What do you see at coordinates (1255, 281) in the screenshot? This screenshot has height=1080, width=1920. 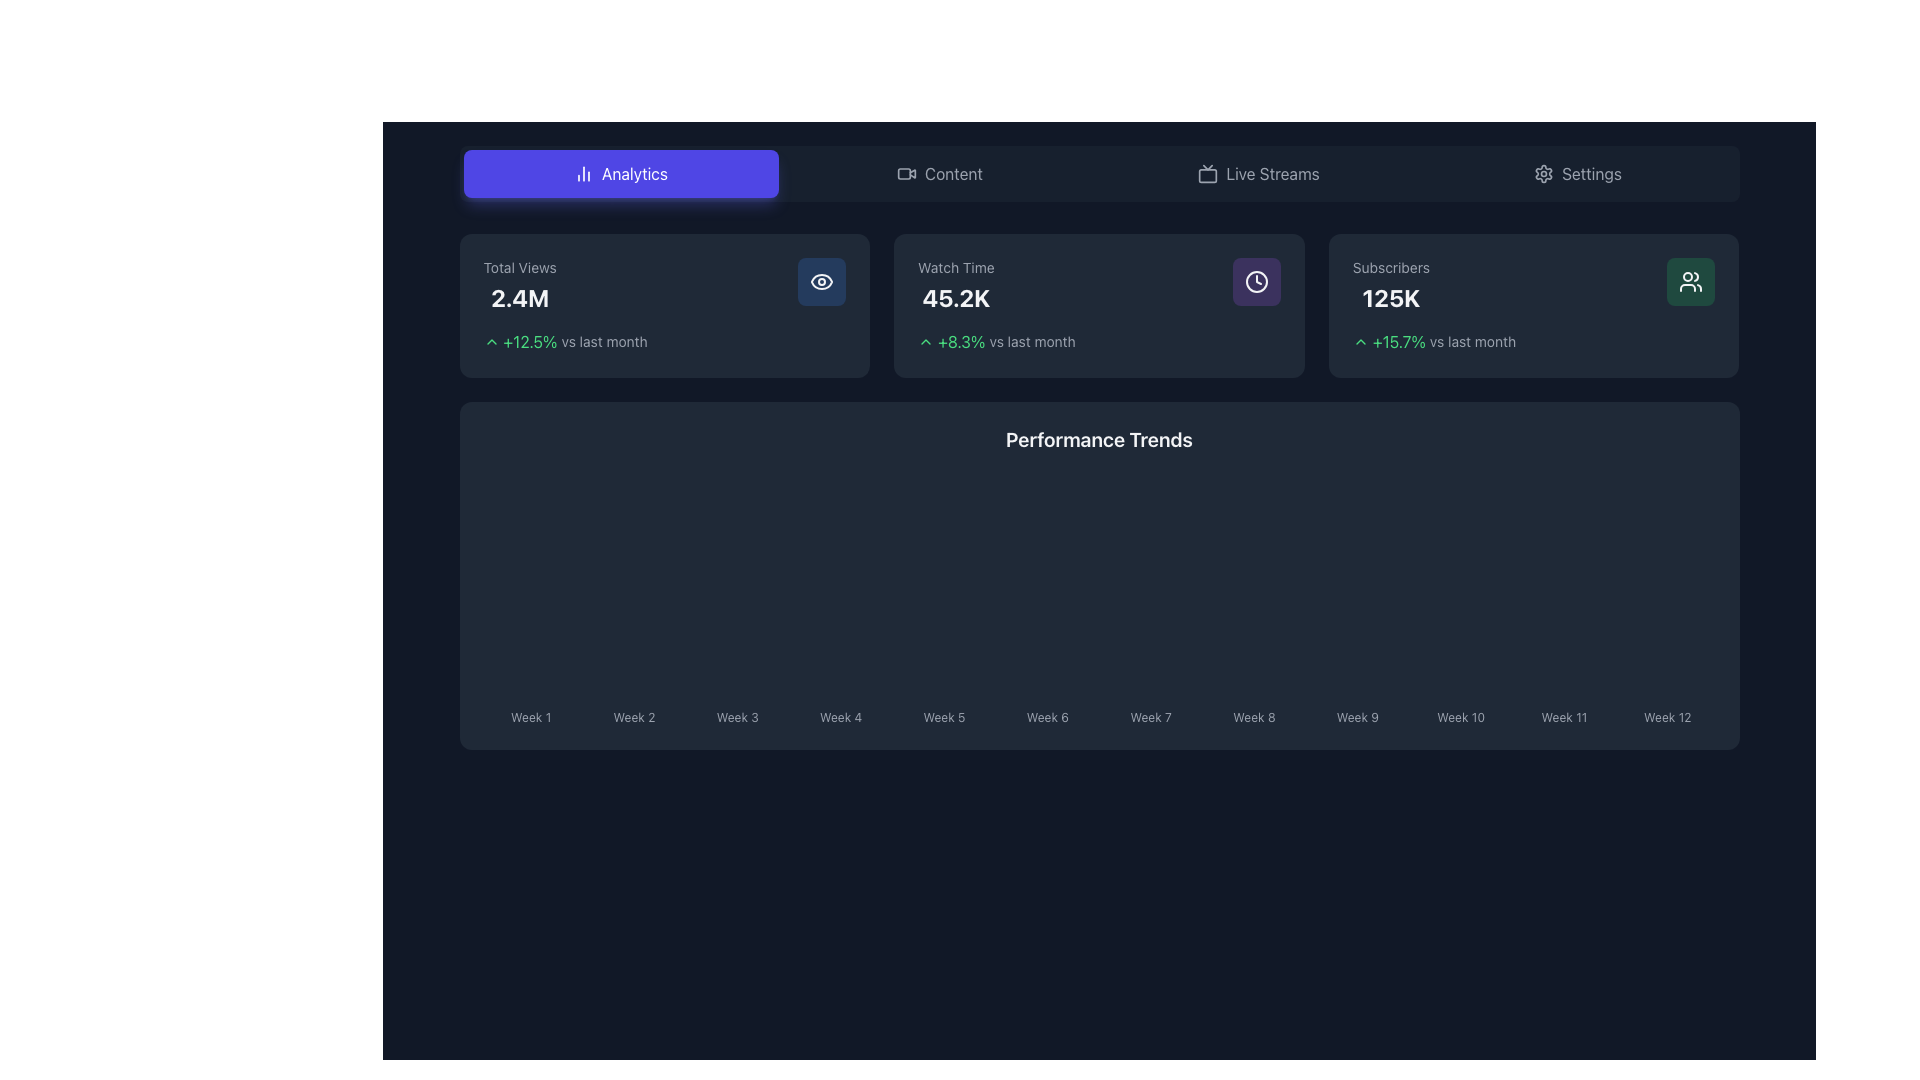 I see `the clock icon SVG element that represents time-related information, located between the 'Watch Time' and 'Subscribers' statistics` at bounding box center [1255, 281].